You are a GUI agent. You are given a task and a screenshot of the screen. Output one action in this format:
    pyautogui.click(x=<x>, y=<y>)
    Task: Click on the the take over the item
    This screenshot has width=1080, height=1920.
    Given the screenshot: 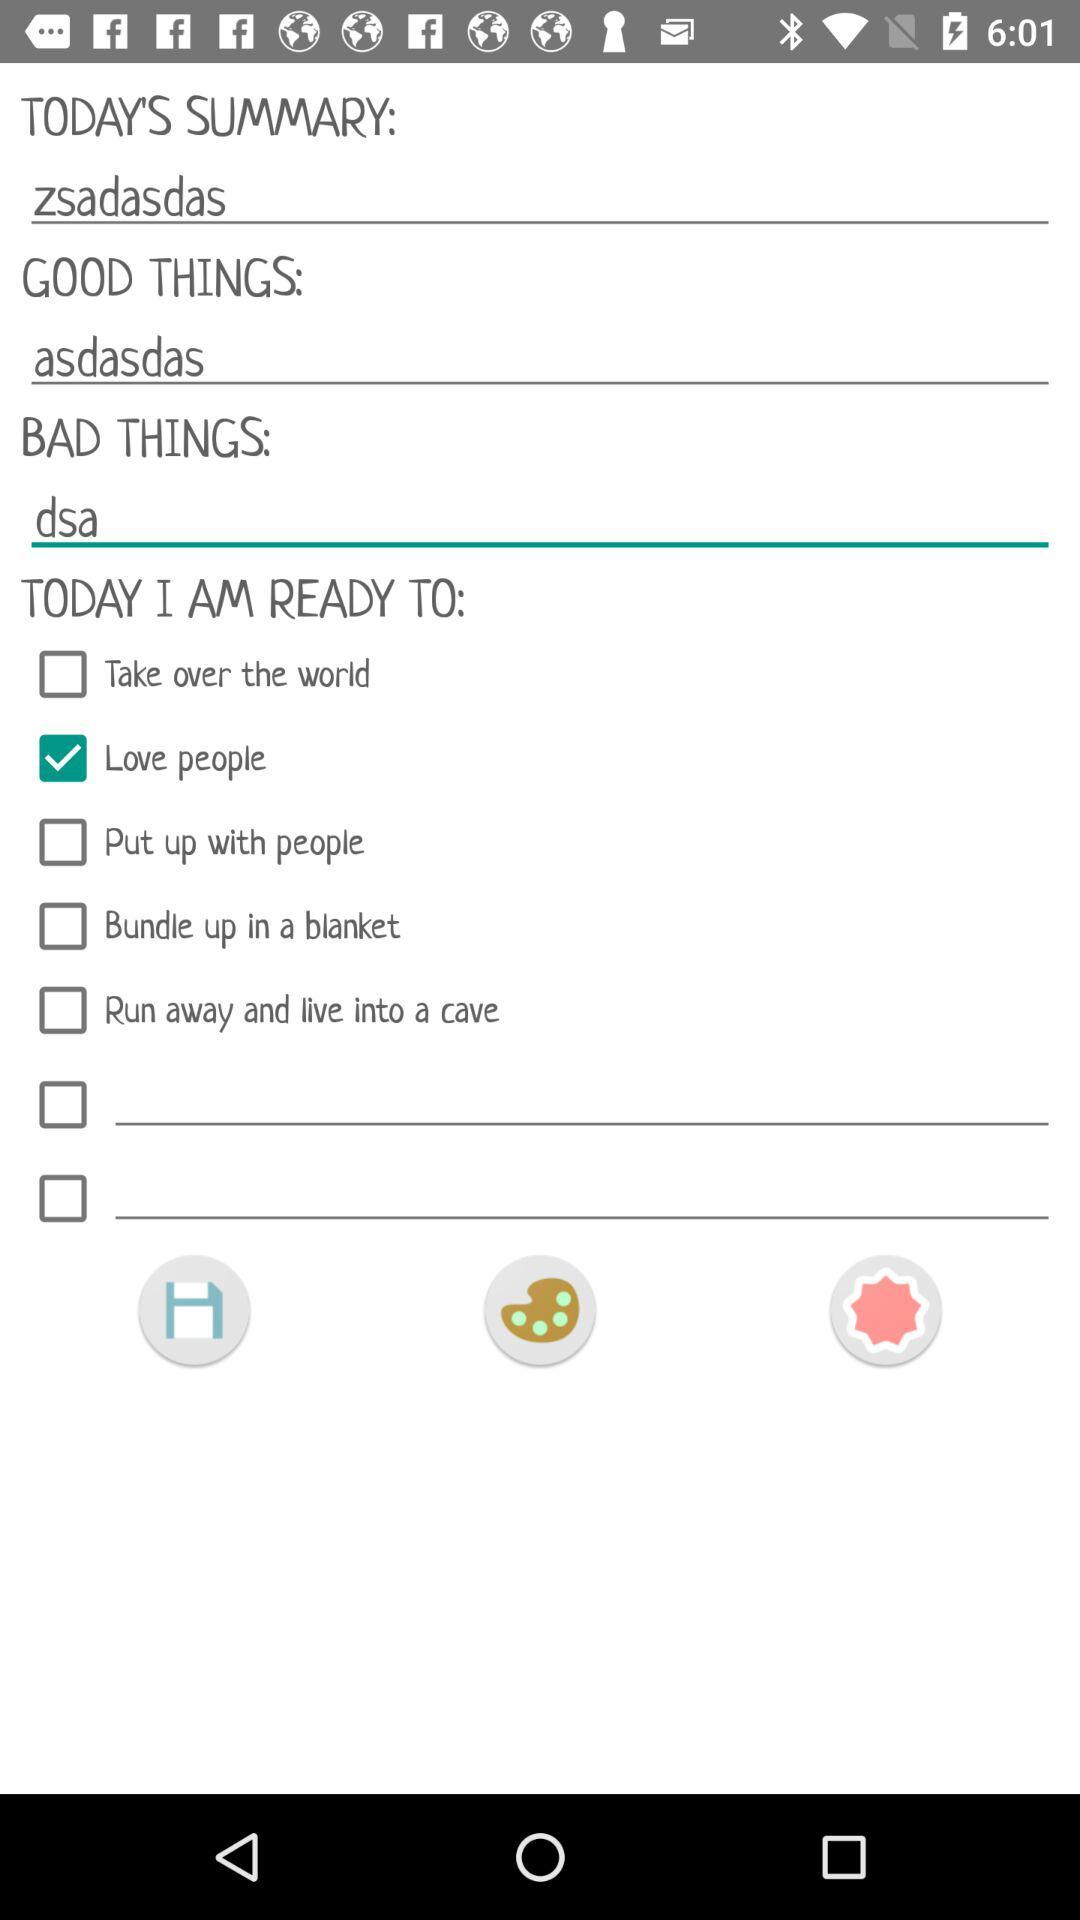 What is the action you would take?
    pyautogui.click(x=540, y=674)
    